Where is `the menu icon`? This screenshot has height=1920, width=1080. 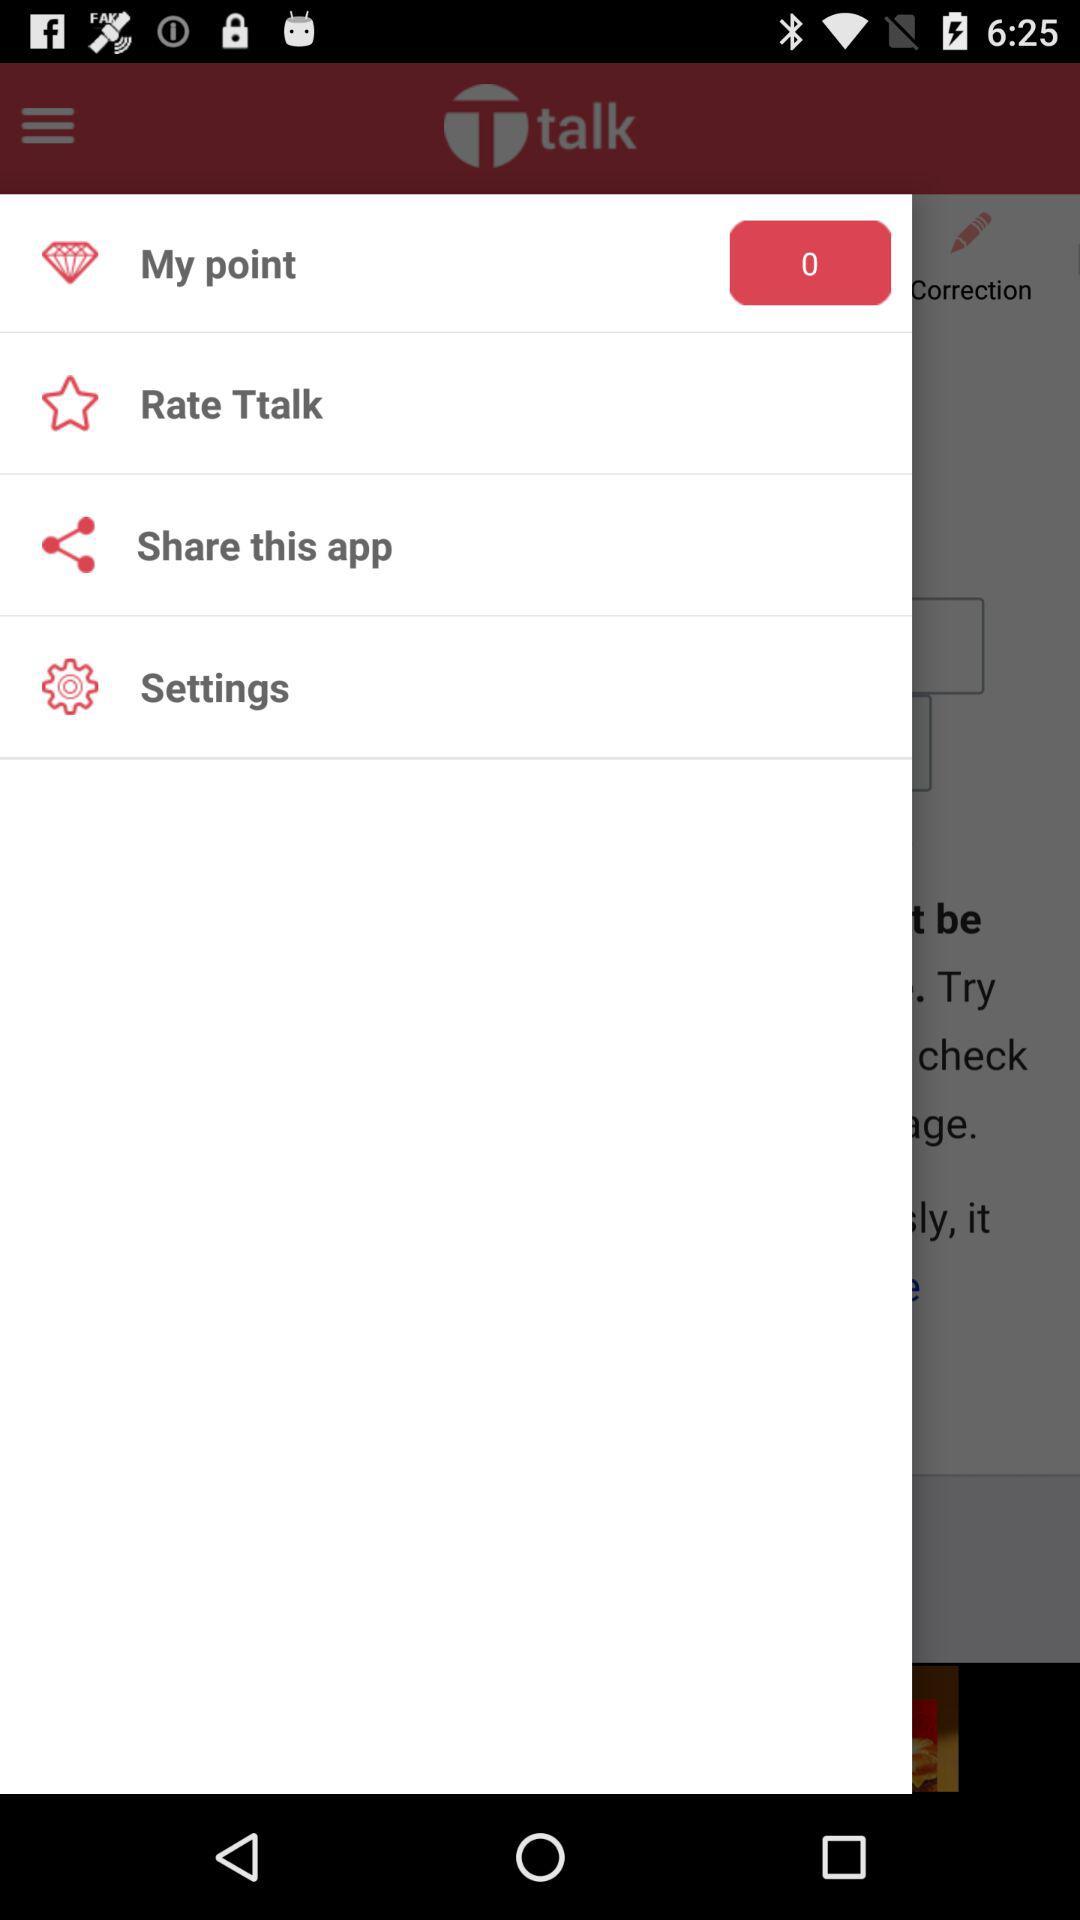
the menu icon is located at coordinates (46, 133).